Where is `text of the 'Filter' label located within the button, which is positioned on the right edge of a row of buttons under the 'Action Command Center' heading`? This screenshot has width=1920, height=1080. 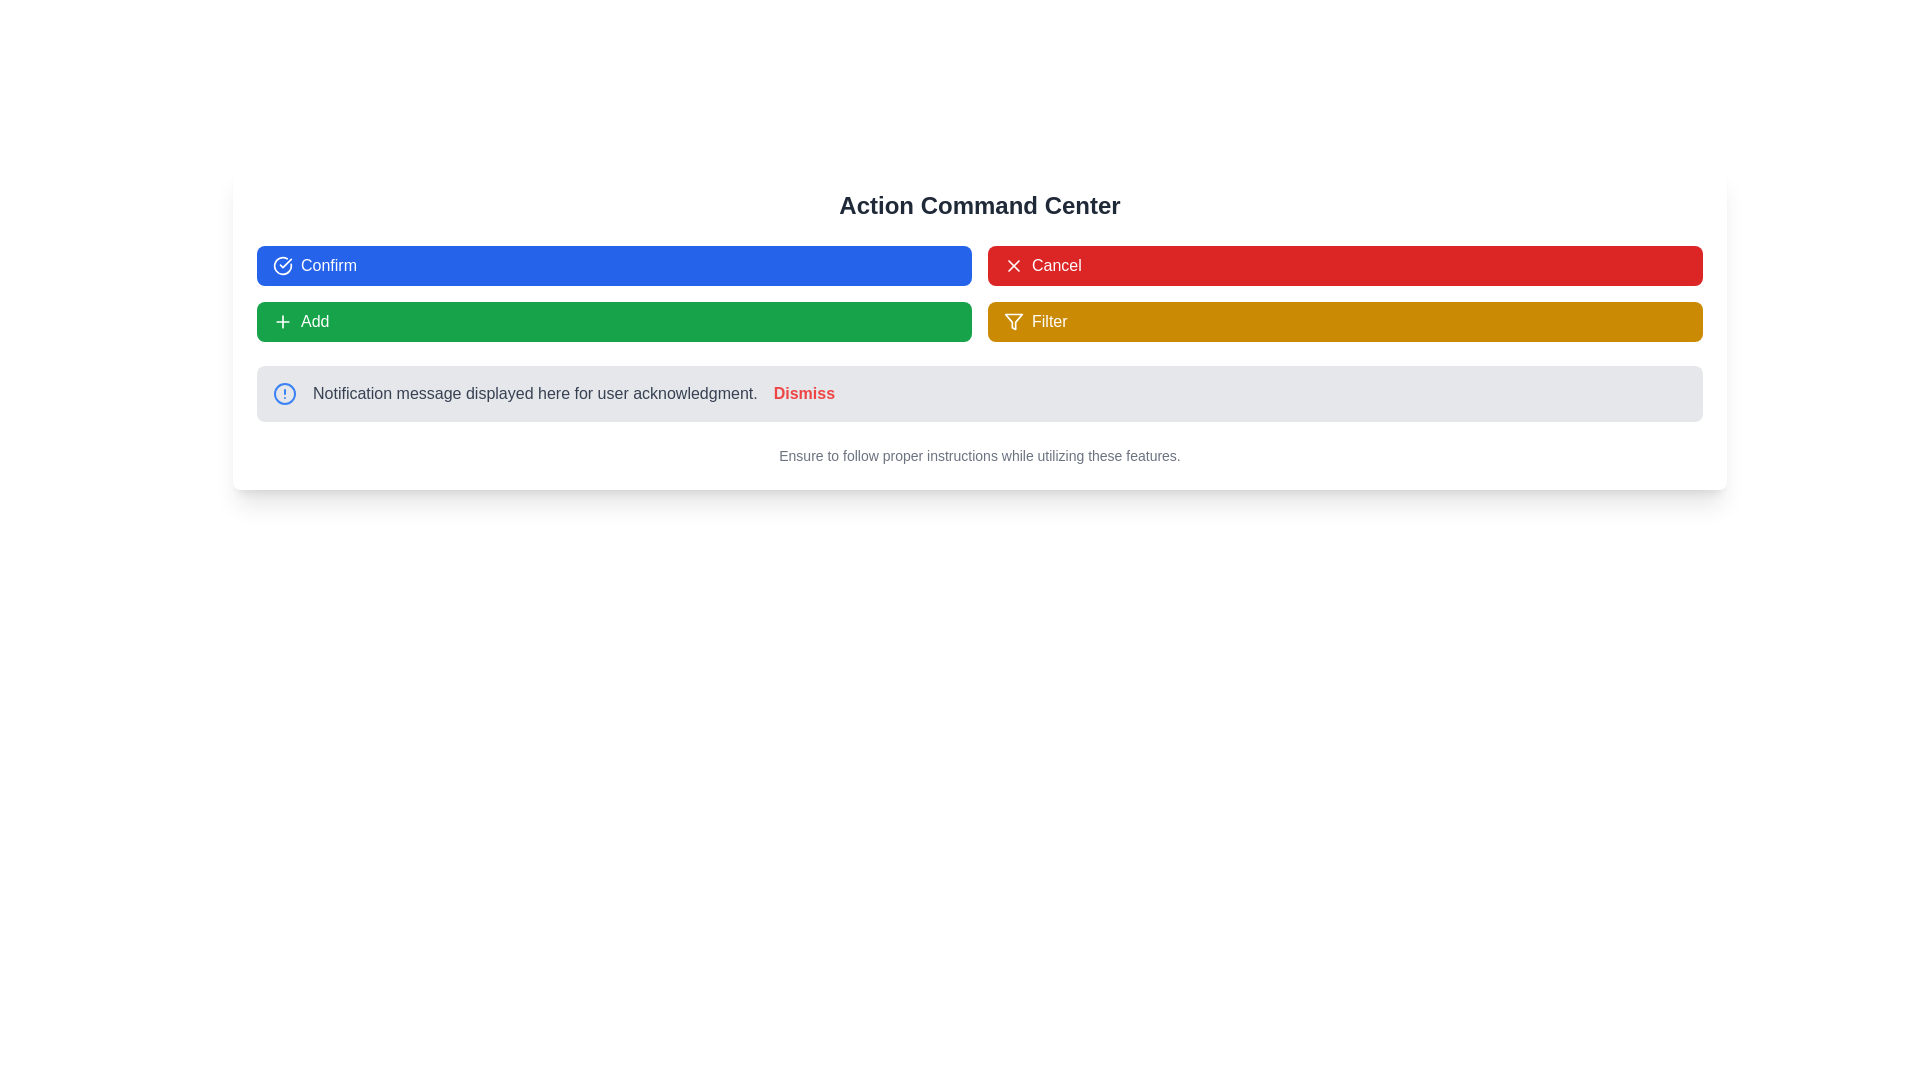
text of the 'Filter' label located within the button, which is positioned on the right edge of a row of buttons under the 'Action Command Center' heading is located at coordinates (1048, 320).